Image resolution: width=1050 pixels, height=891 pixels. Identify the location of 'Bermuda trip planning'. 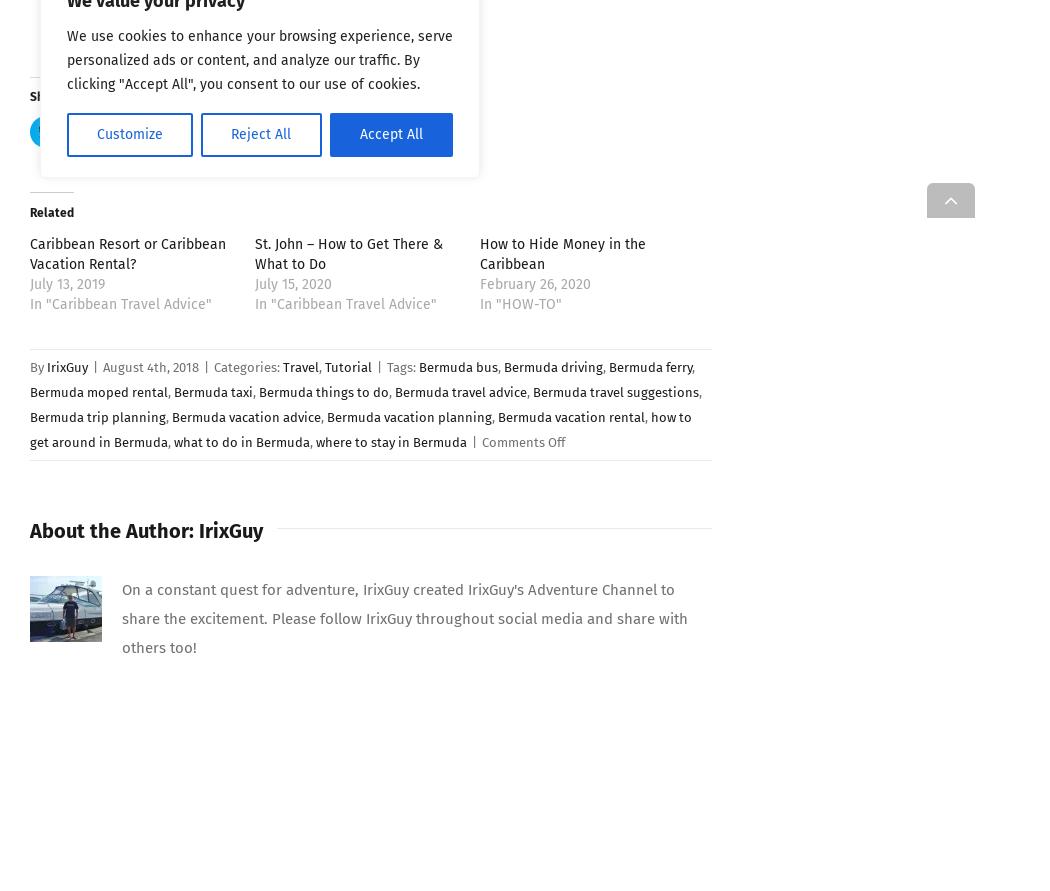
(97, 416).